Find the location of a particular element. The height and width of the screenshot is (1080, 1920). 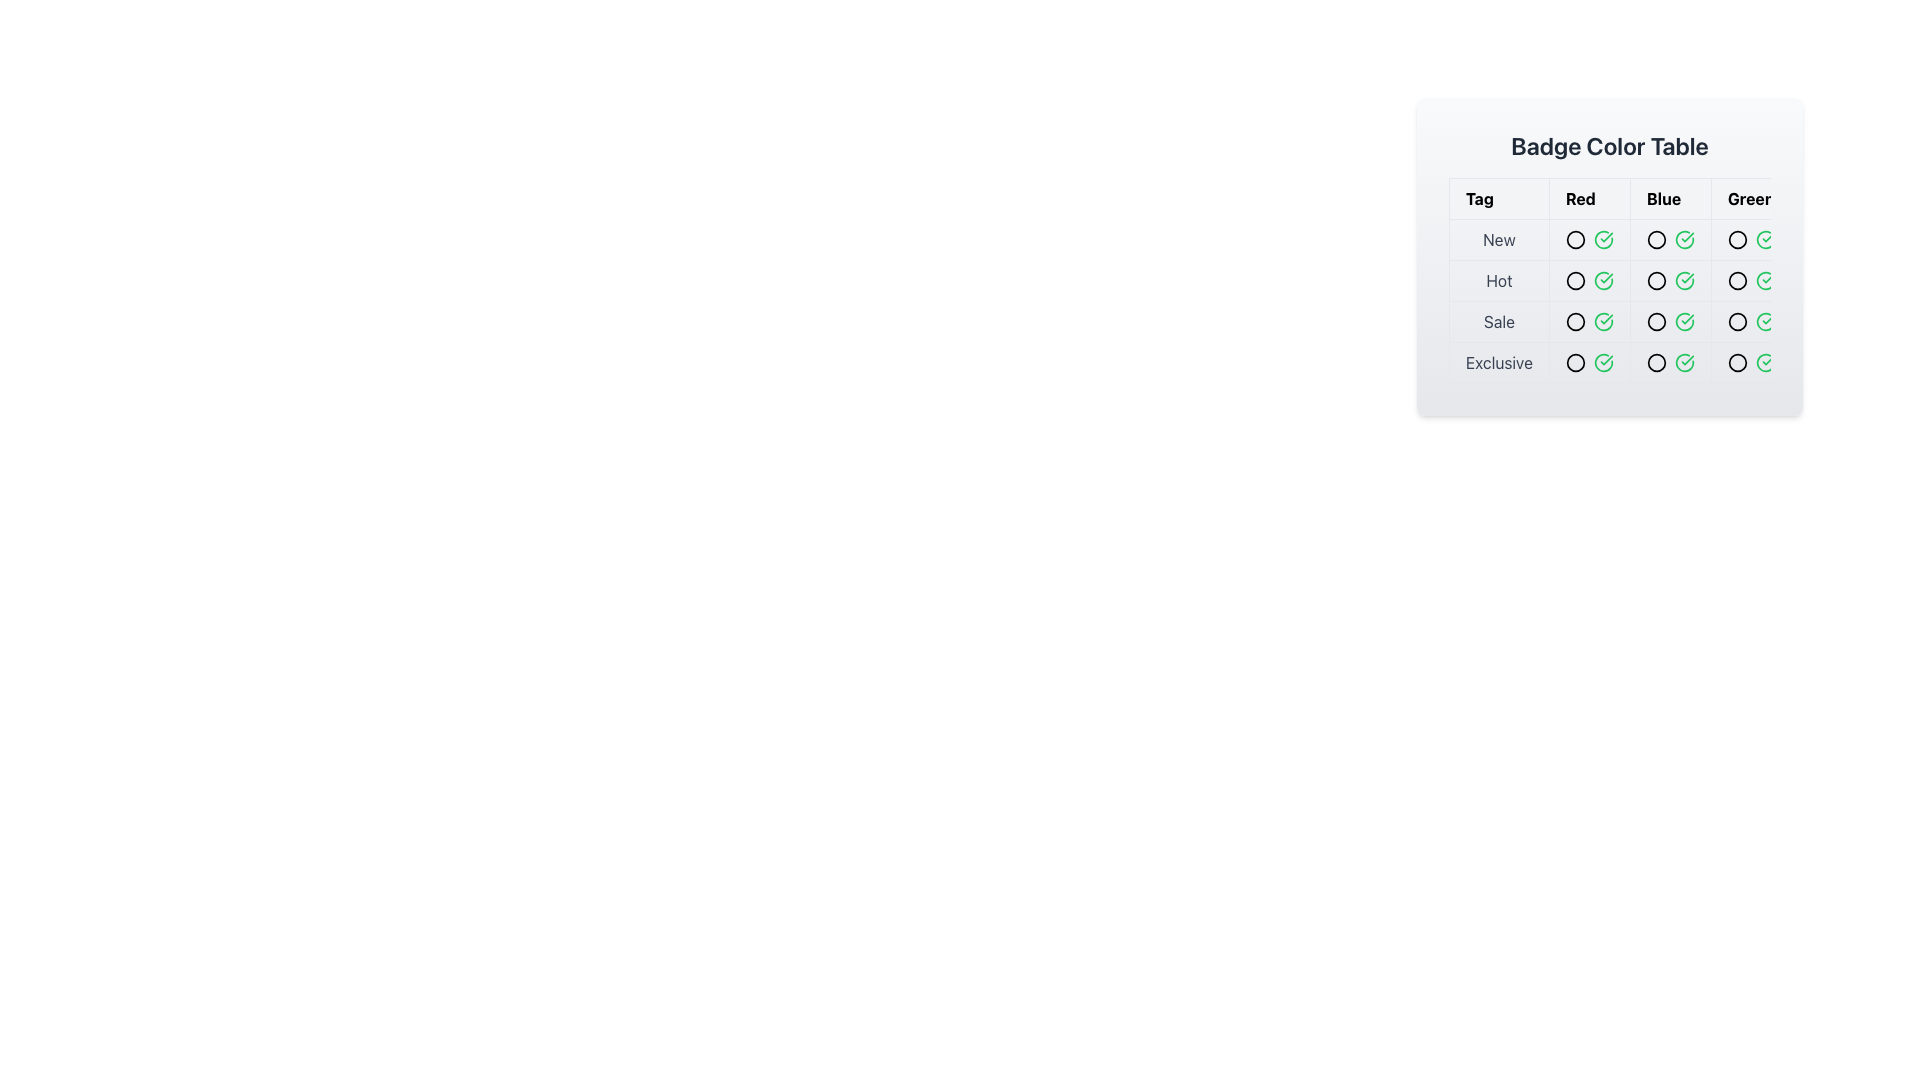

the small green circular icon representing the 'Exclusive' tag in the Badge Color Table, located in the last row and last column of the table is located at coordinates (1736, 362).